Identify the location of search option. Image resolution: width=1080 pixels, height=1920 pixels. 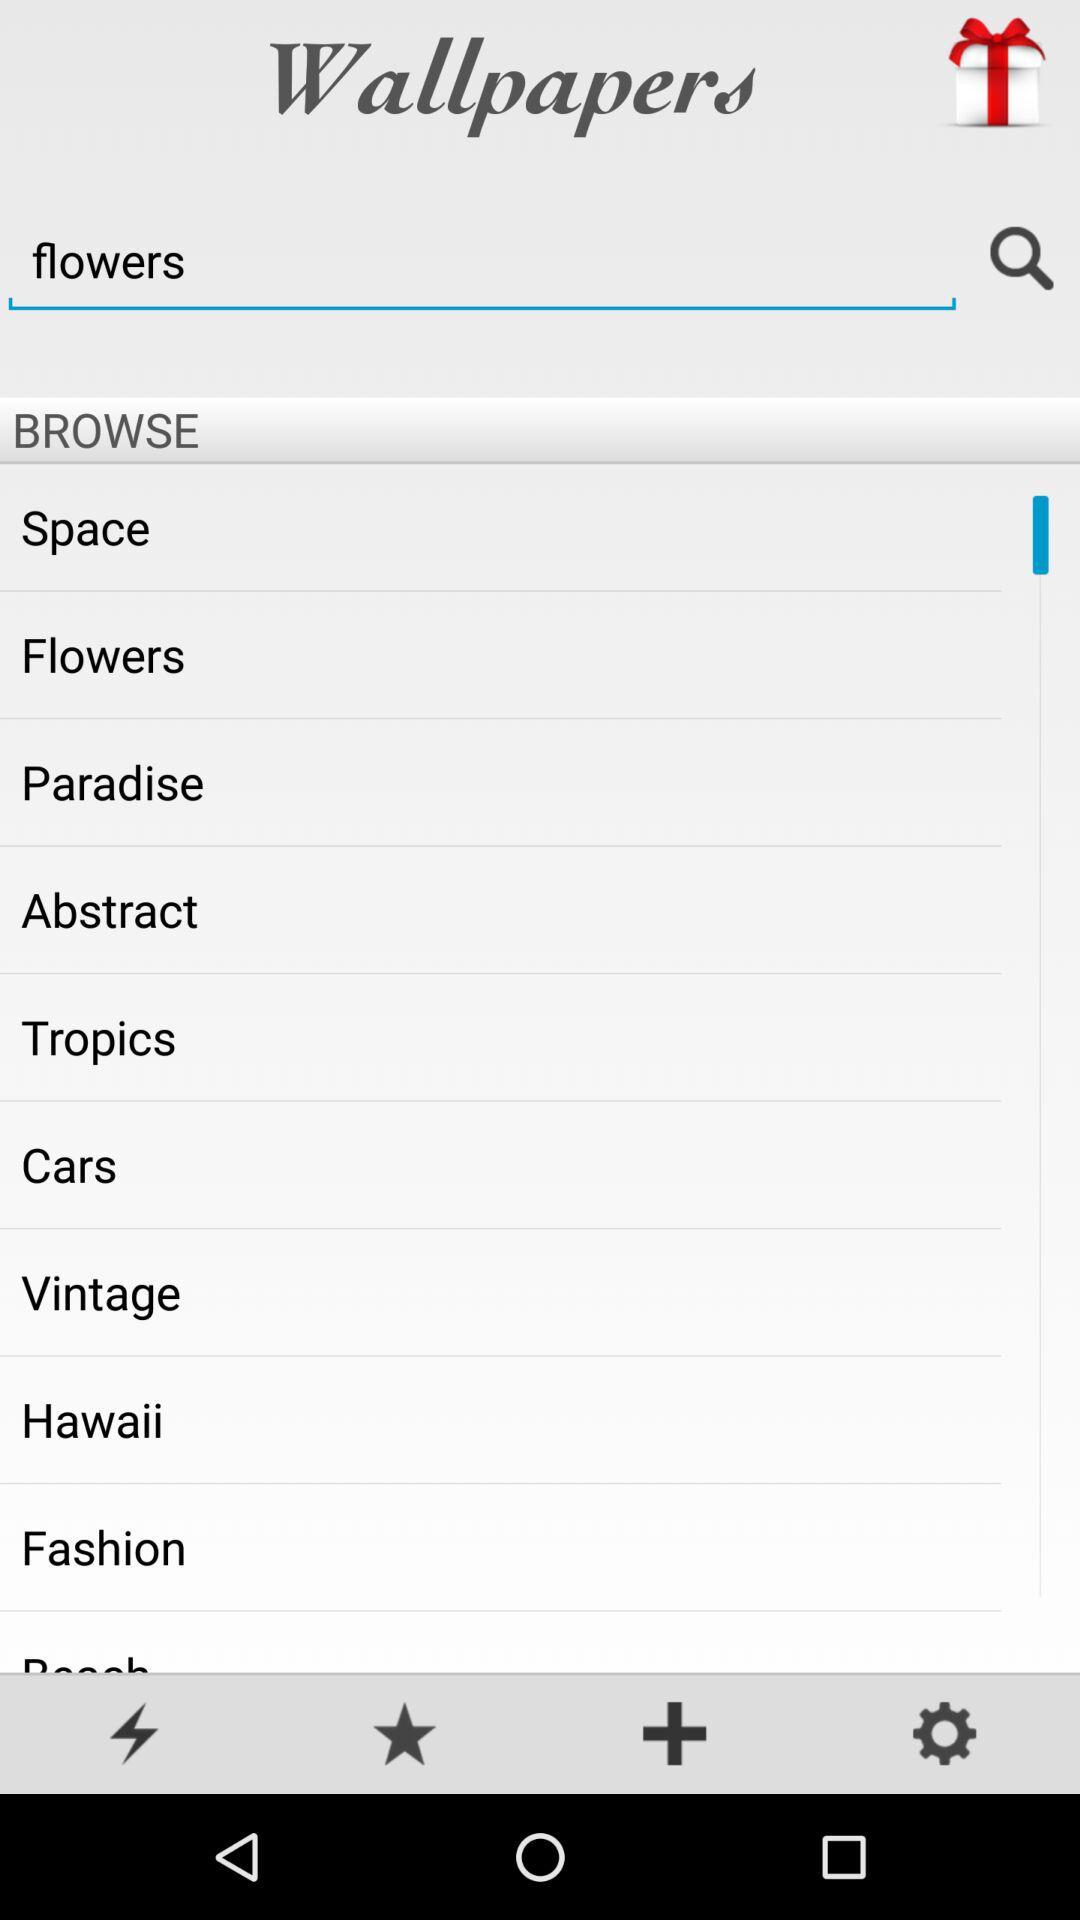
(1022, 259).